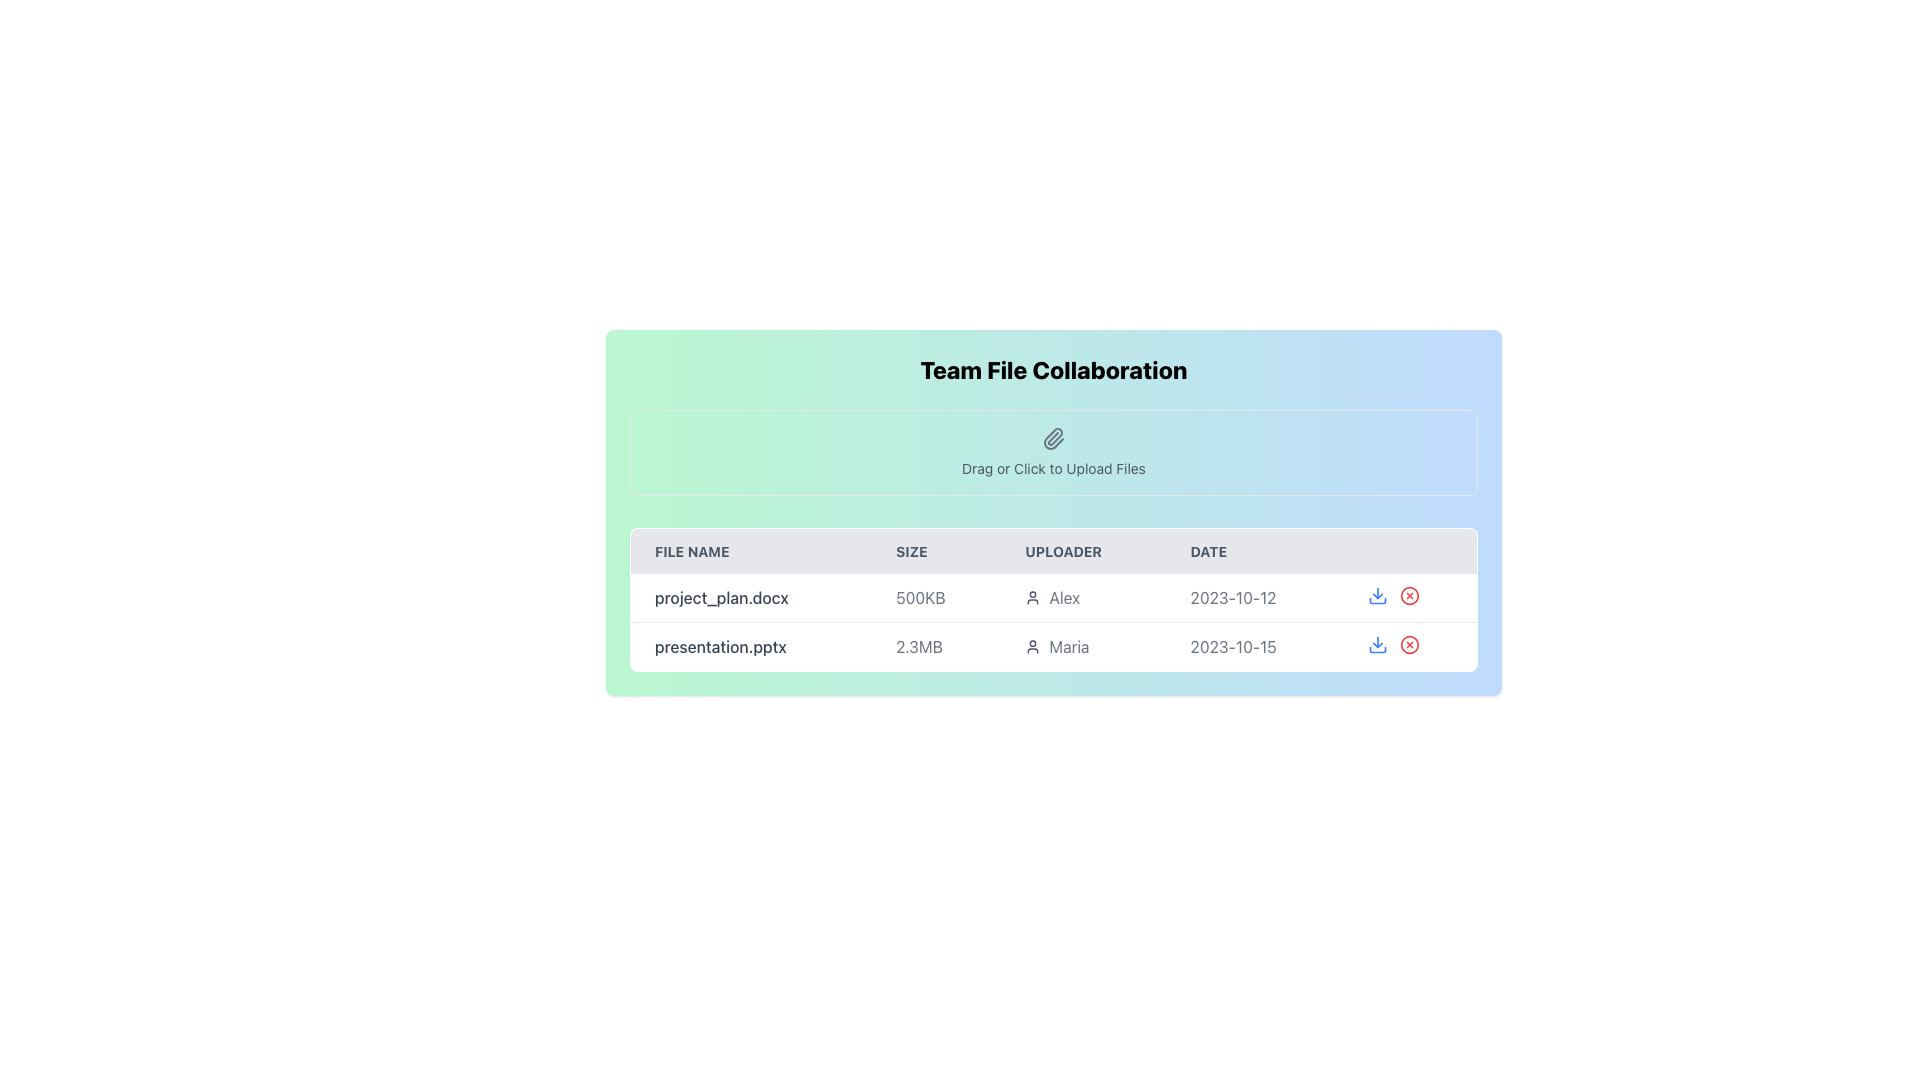 This screenshot has height=1080, width=1920. I want to click on the paperclip icon in the 'Drag or Click to Upload Files' section, which is styled with a gray color scheme and rounded edges, so click(1053, 438).